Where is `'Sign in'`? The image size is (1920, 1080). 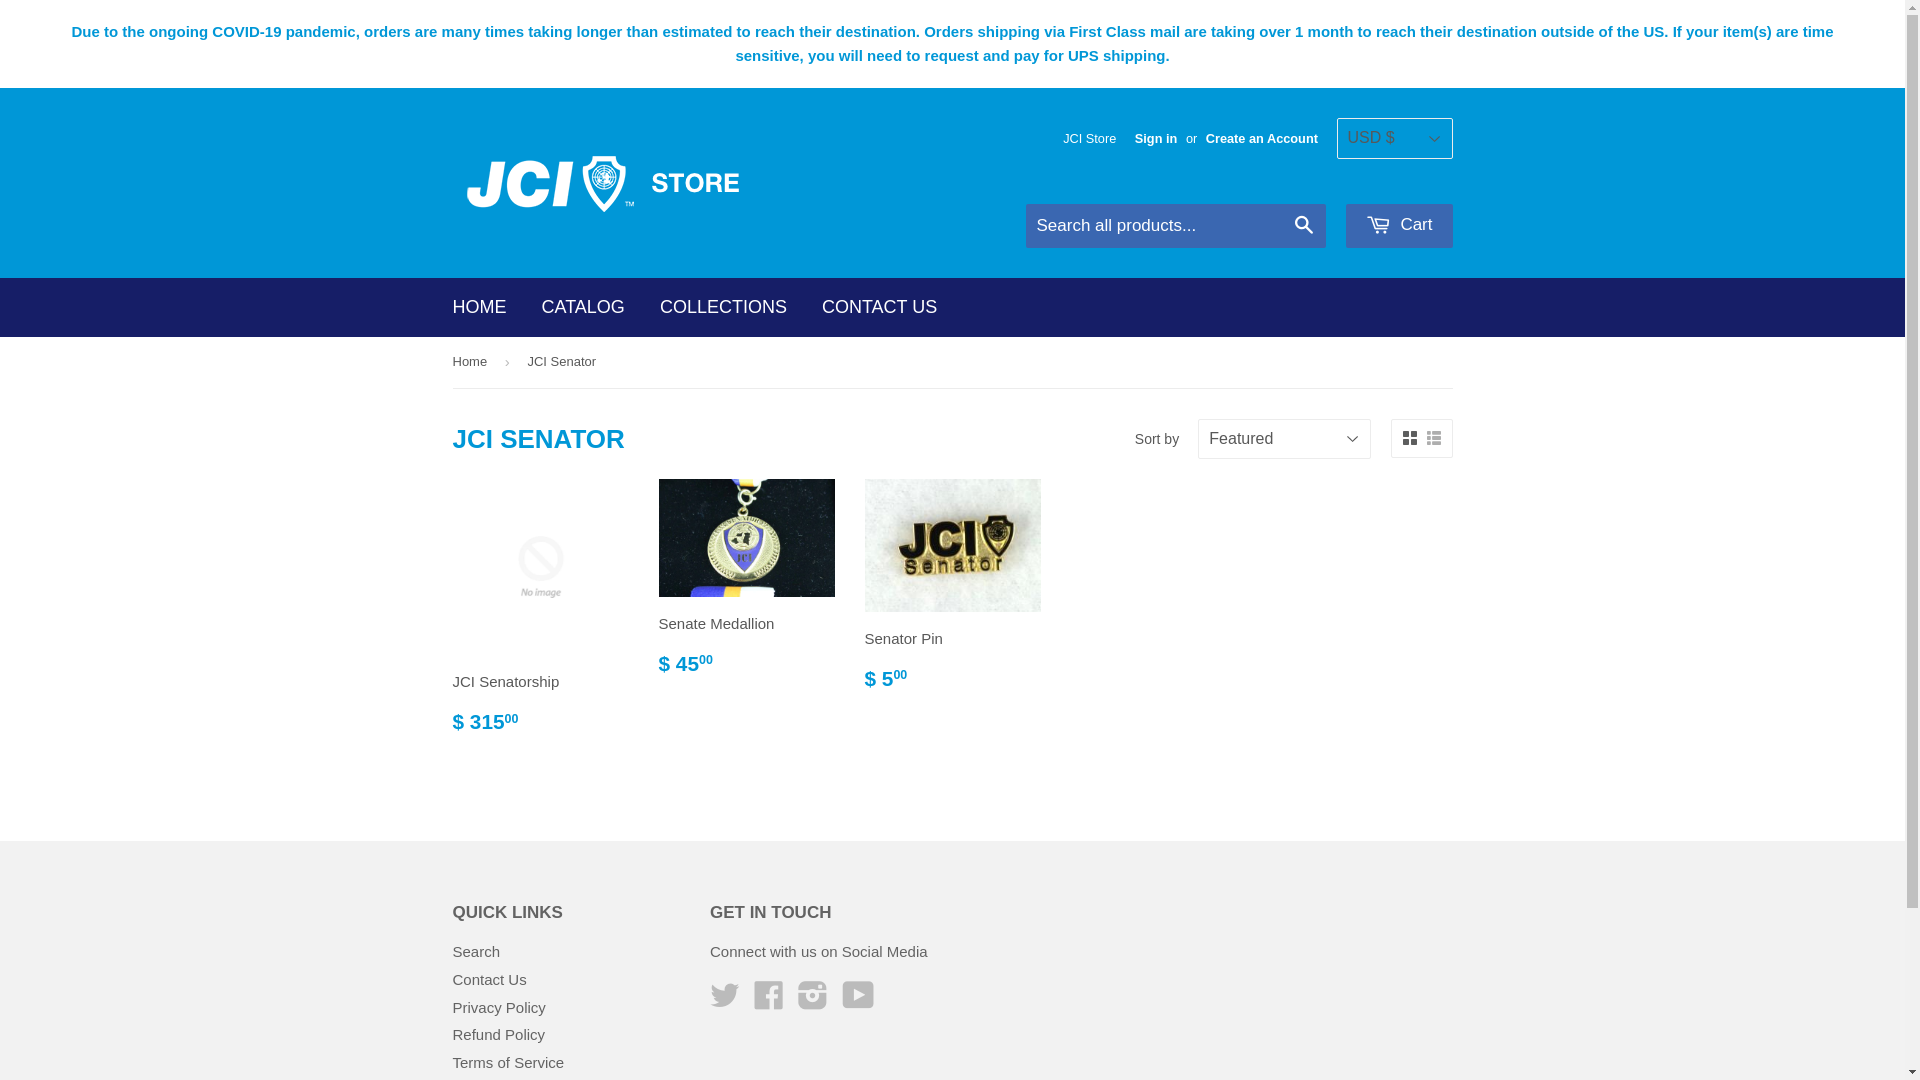
'Sign in' is located at coordinates (1156, 137).